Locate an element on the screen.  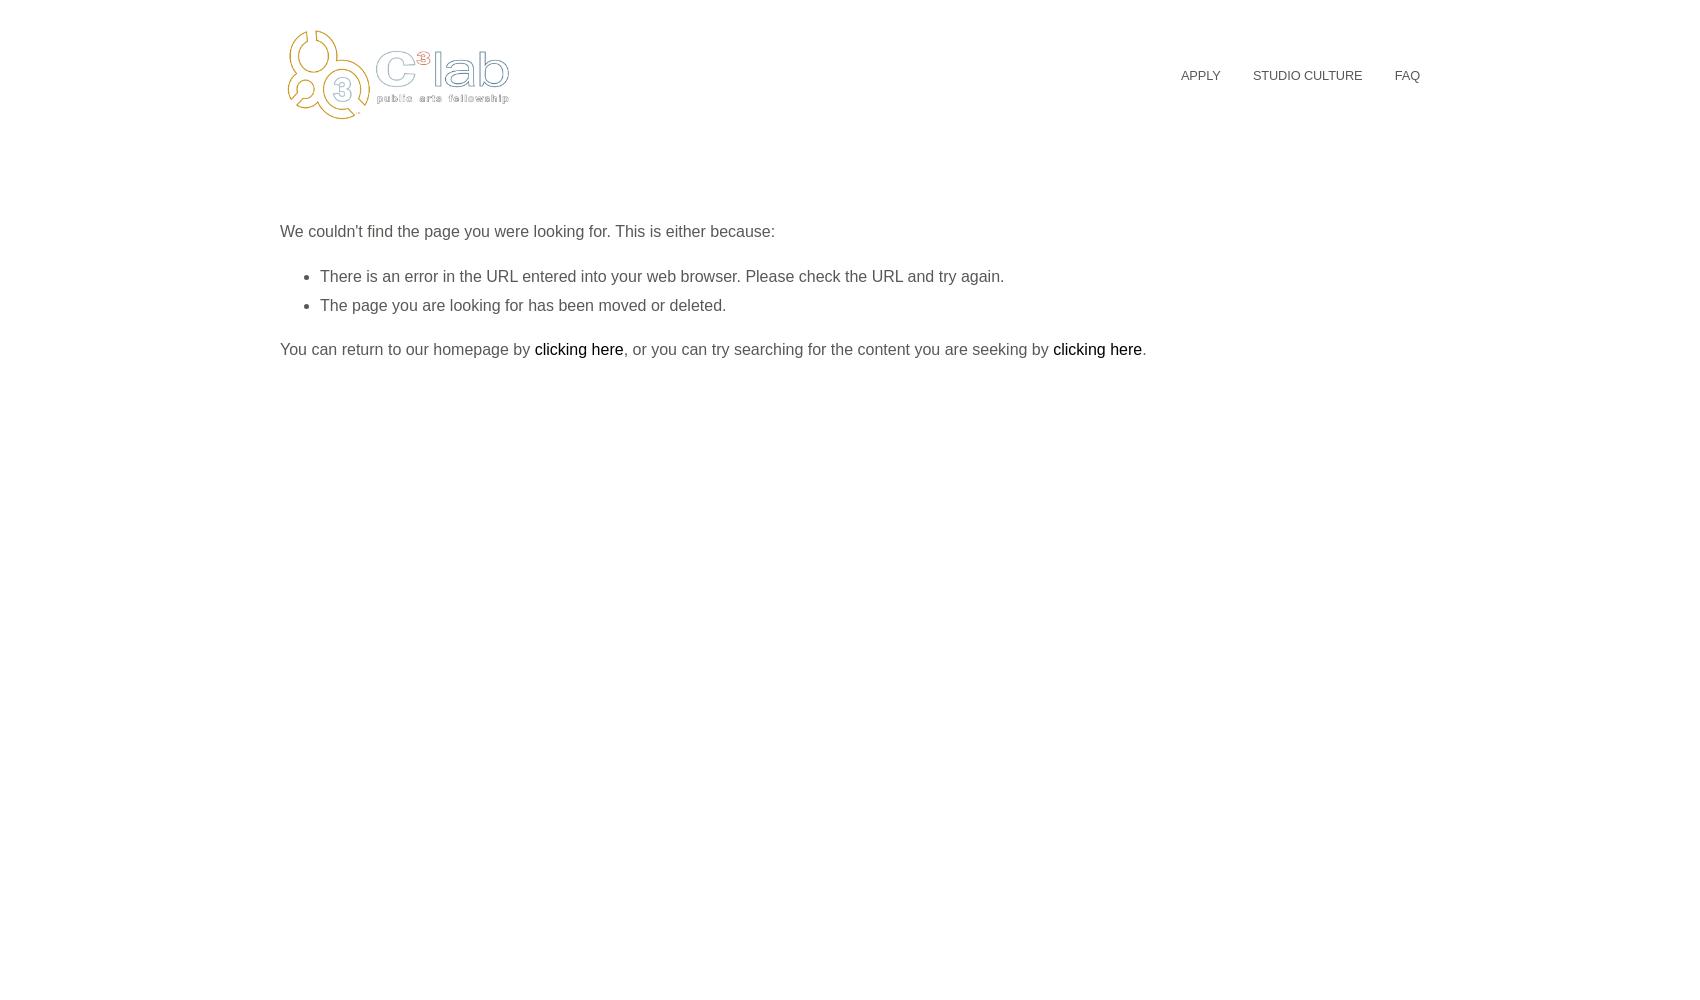
'We couldn't find the page you were looking for. This is either because:' is located at coordinates (527, 229).